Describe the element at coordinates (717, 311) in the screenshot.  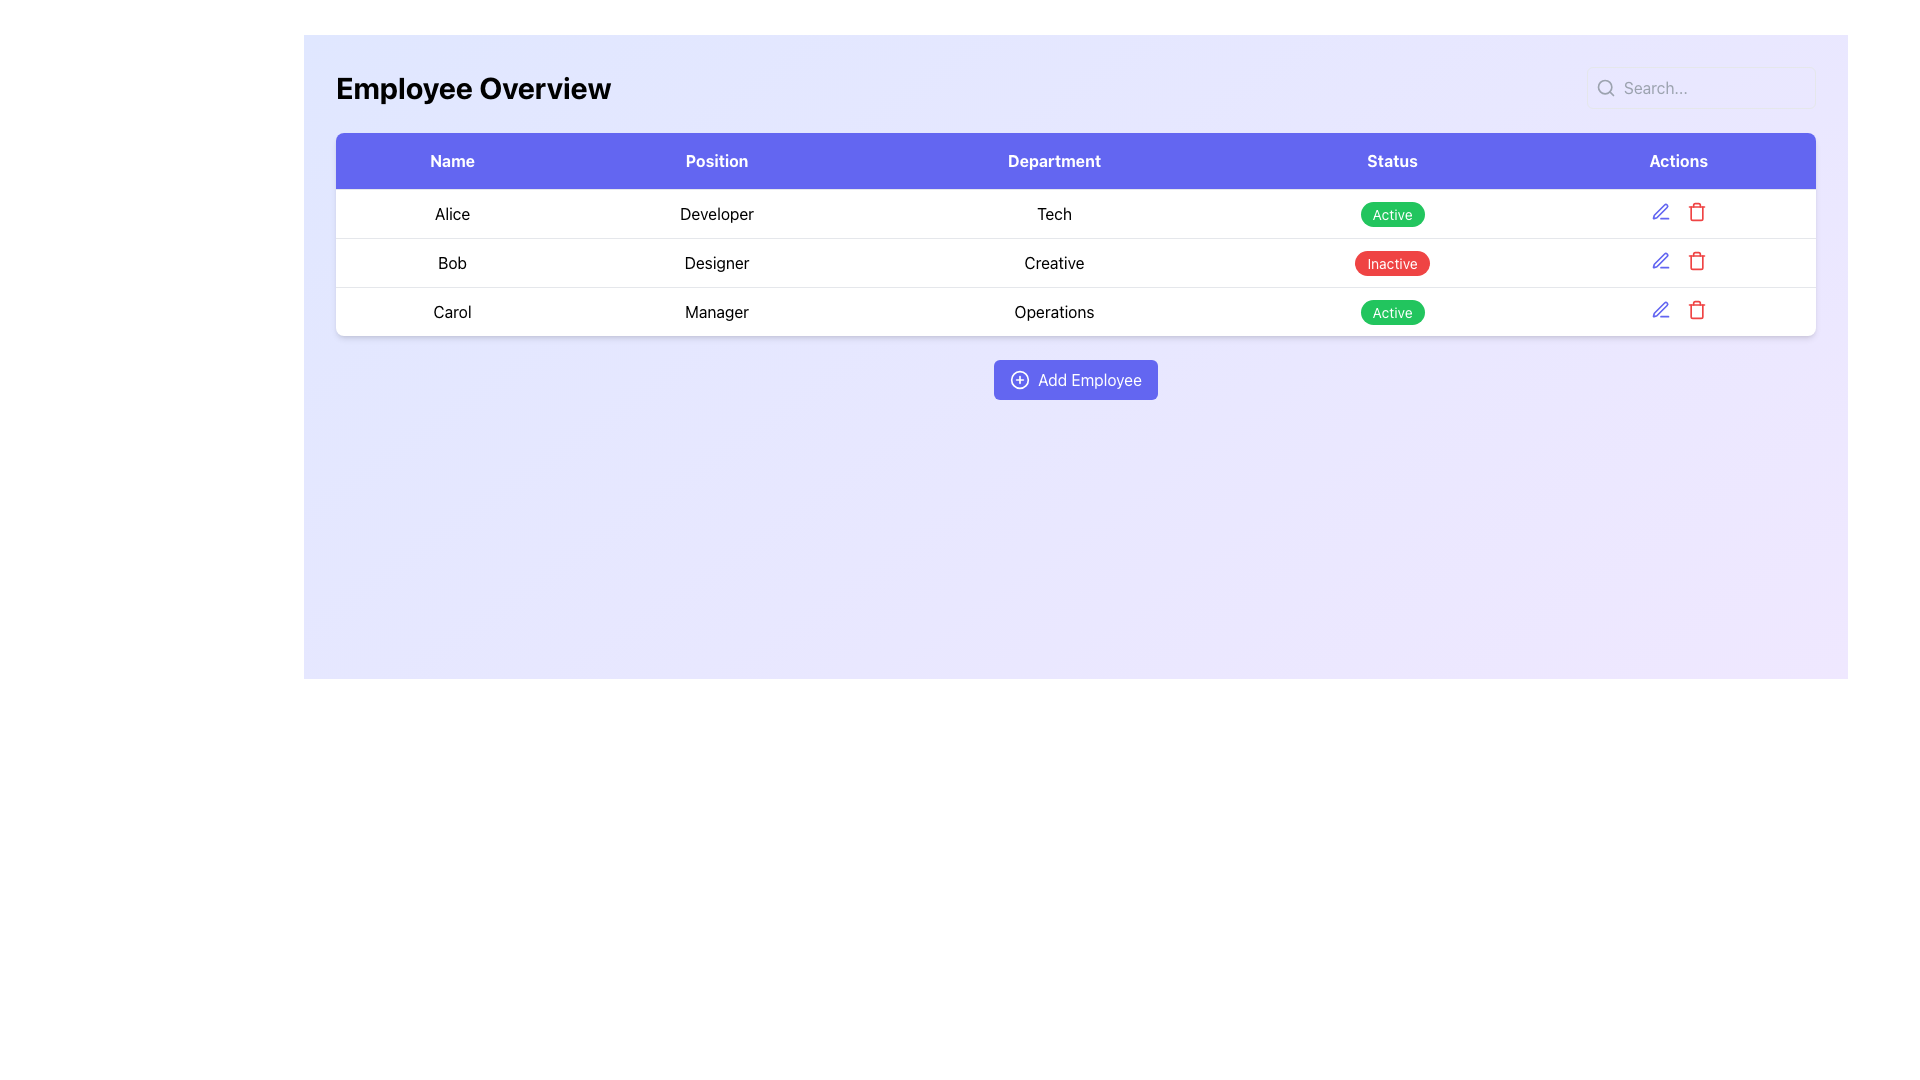
I see `the text label displaying the job title 'Manager' for the individual named 'Carol' in the third row of the 'Position' column of the table` at that location.